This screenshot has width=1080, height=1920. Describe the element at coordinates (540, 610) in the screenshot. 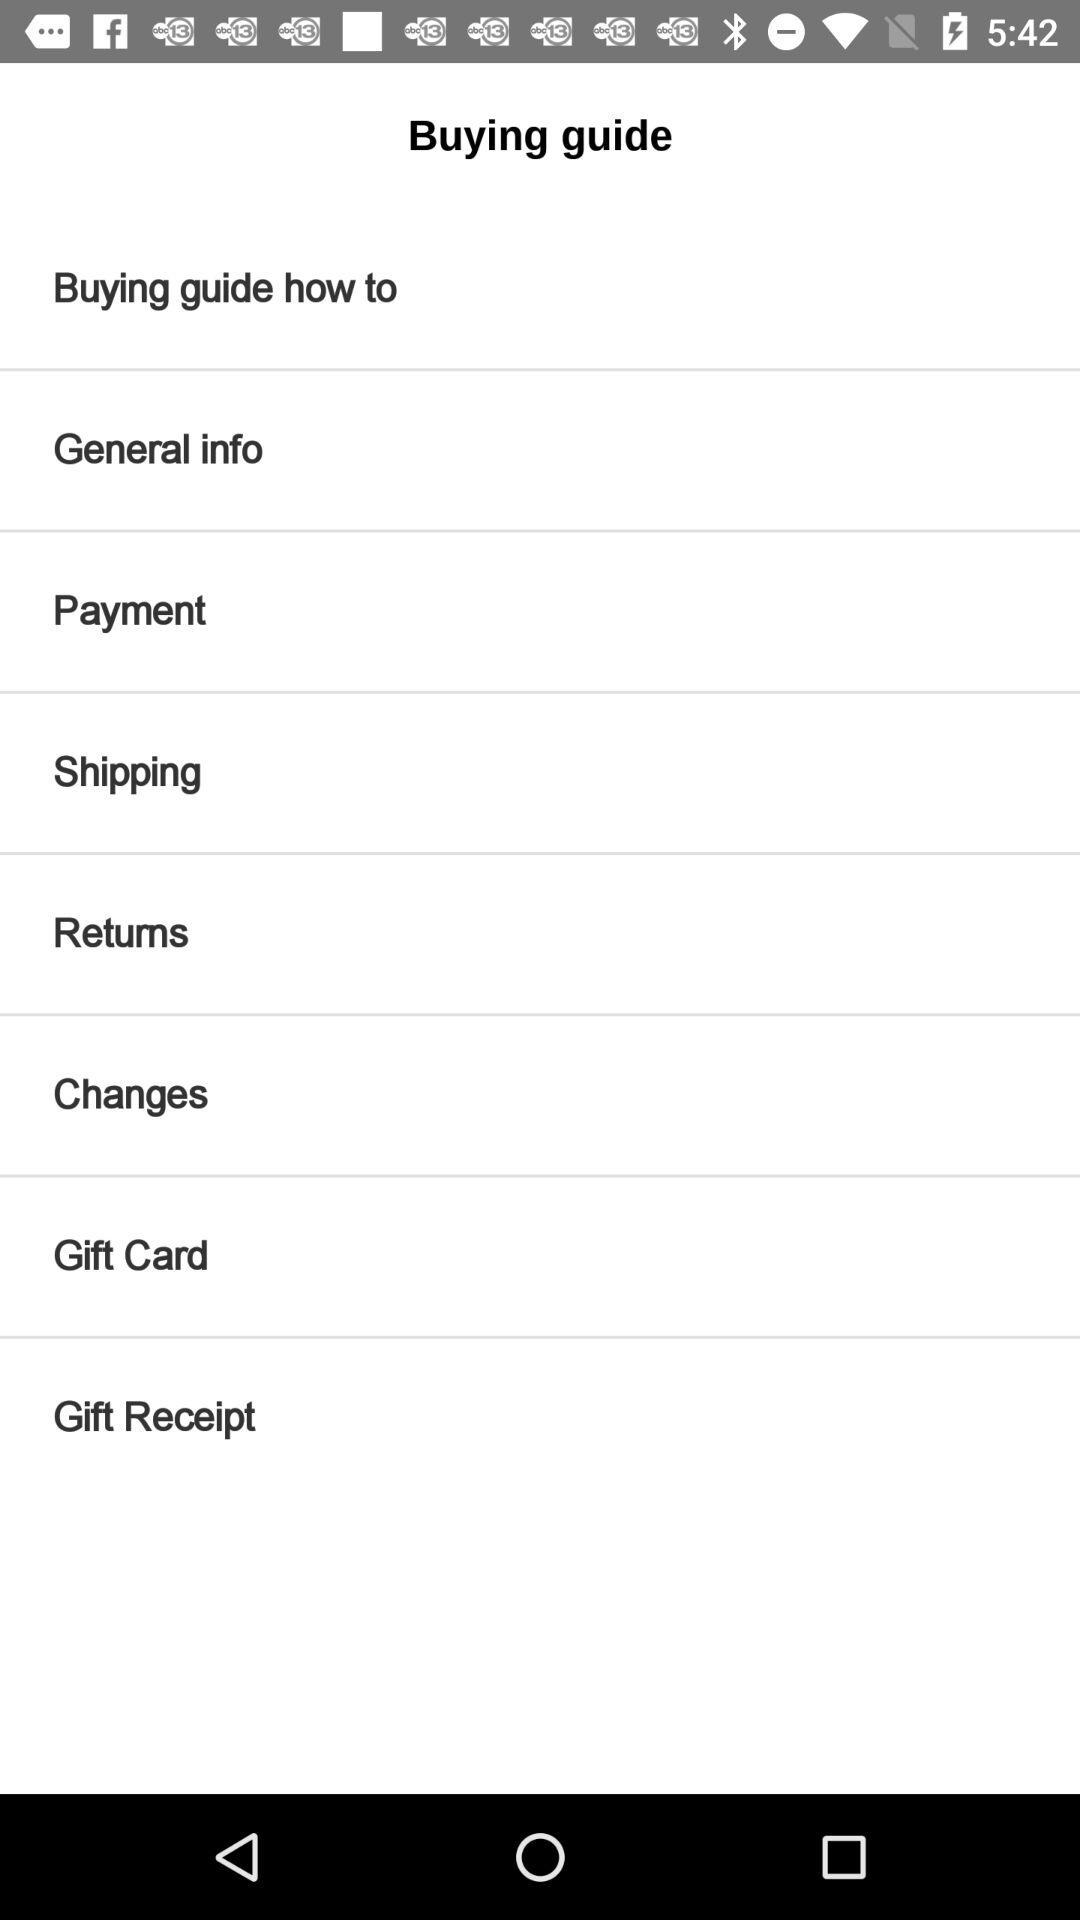

I see `the icon above shipping icon` at that location.